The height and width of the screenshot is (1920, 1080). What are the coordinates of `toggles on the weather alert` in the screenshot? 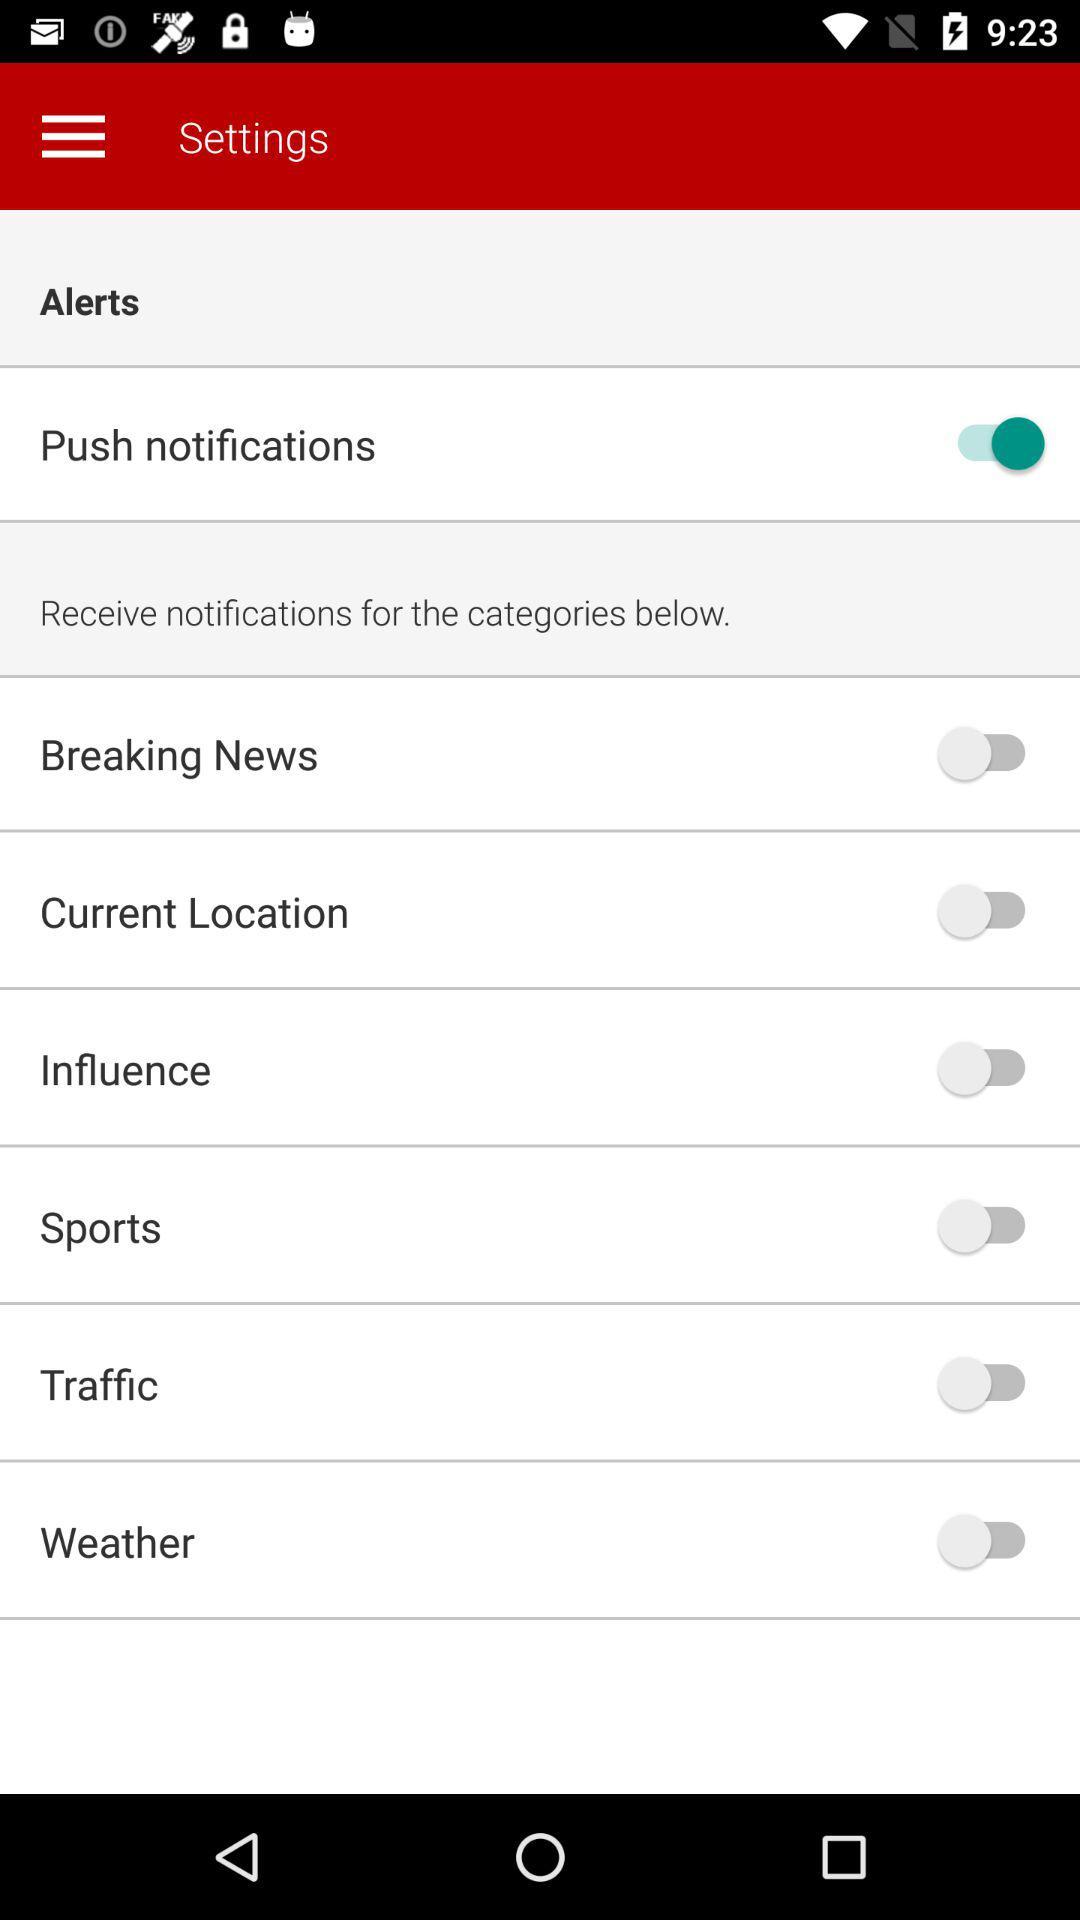 It's located at (991, 1539).